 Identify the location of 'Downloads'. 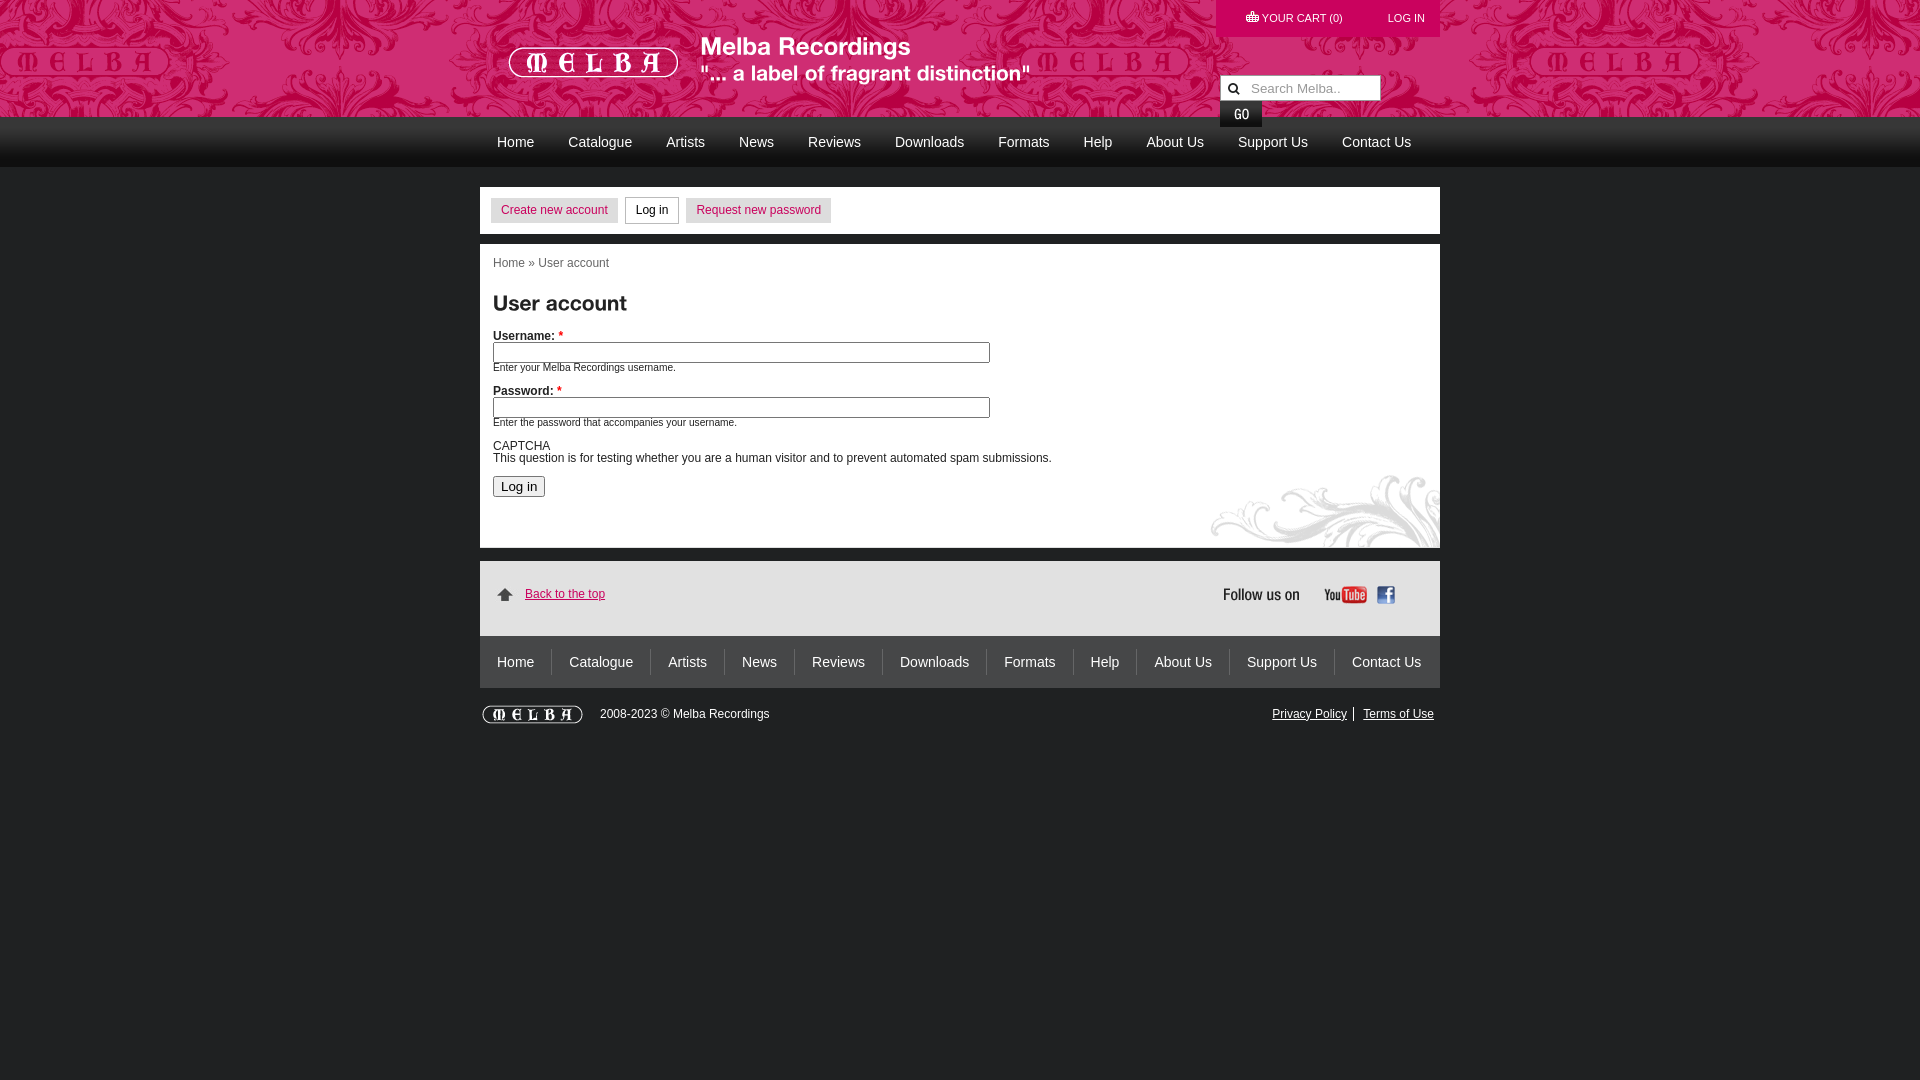
(928, 141).